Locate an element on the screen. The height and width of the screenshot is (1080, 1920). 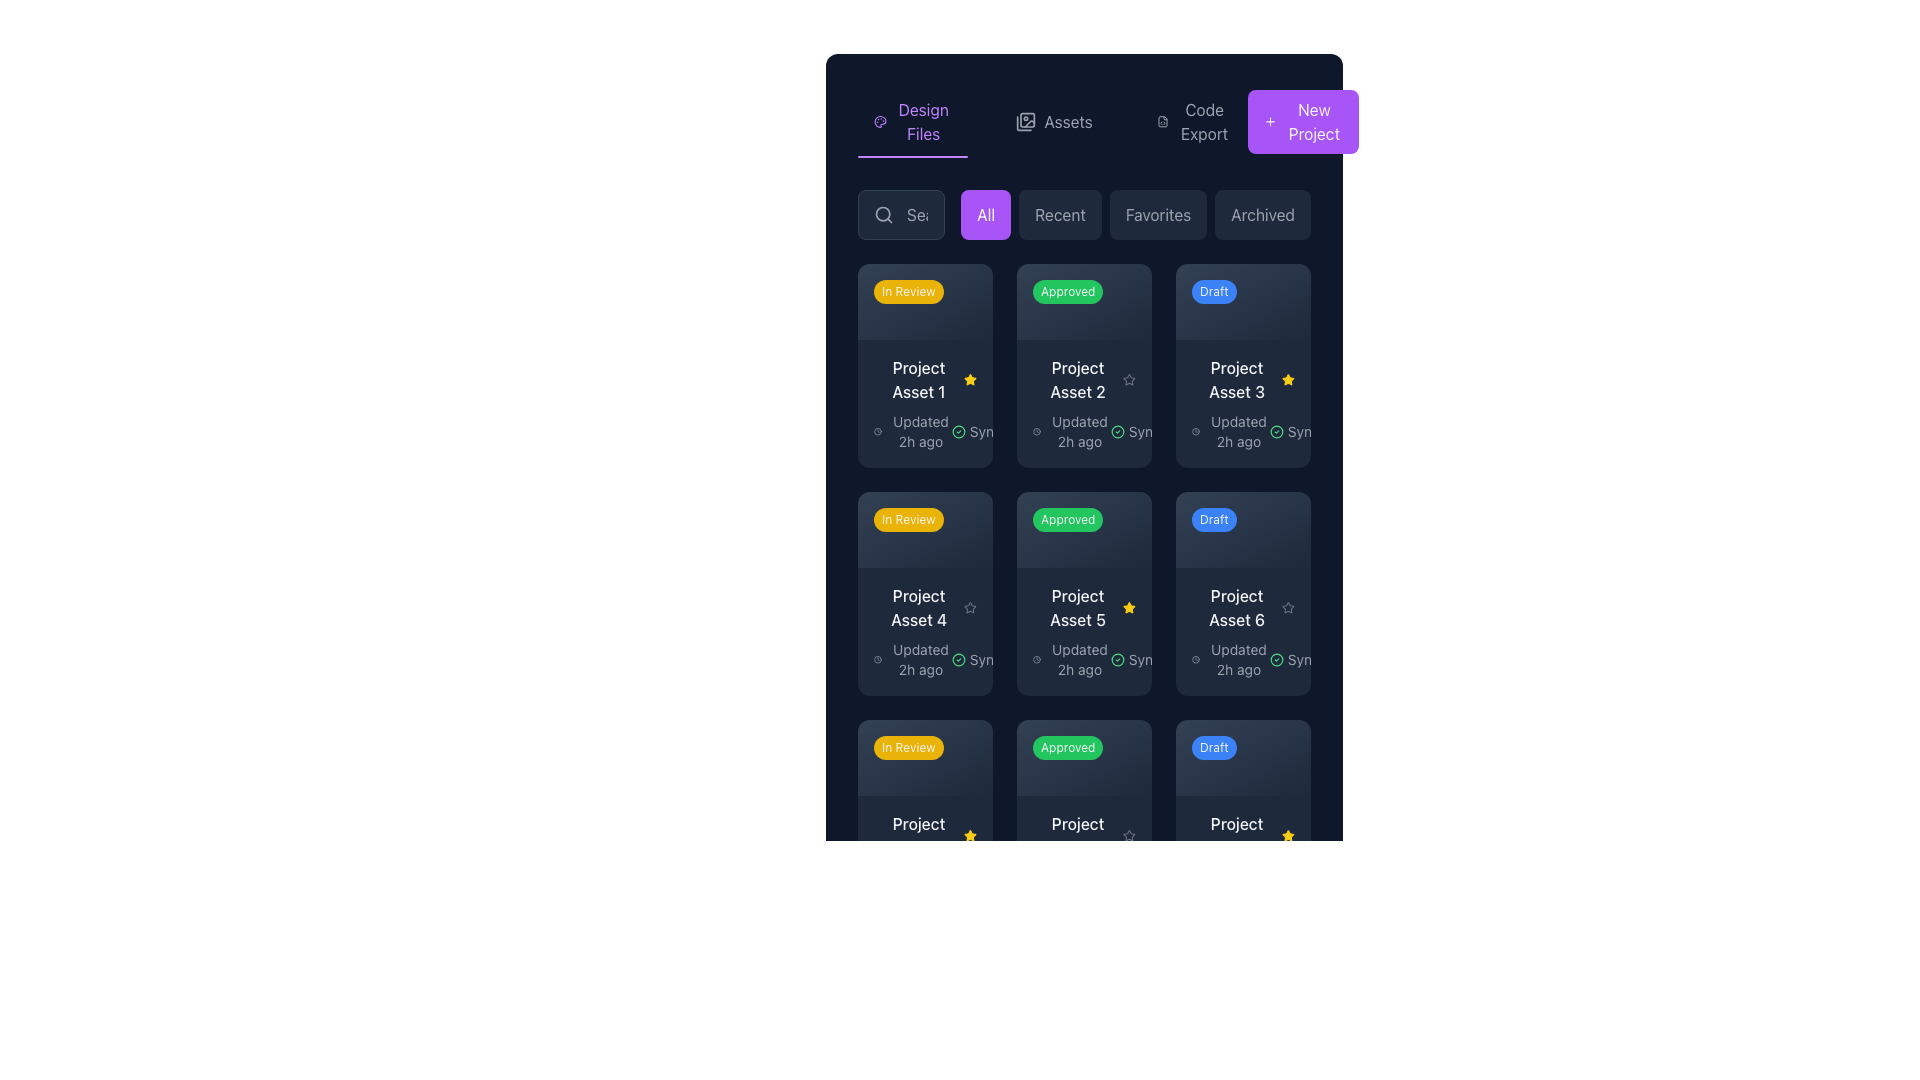
the navigation button that links to the 'Design Files' section, located in the top-left corner of the interface, to potentially see a tooltip is located at coordinates (912, 122).